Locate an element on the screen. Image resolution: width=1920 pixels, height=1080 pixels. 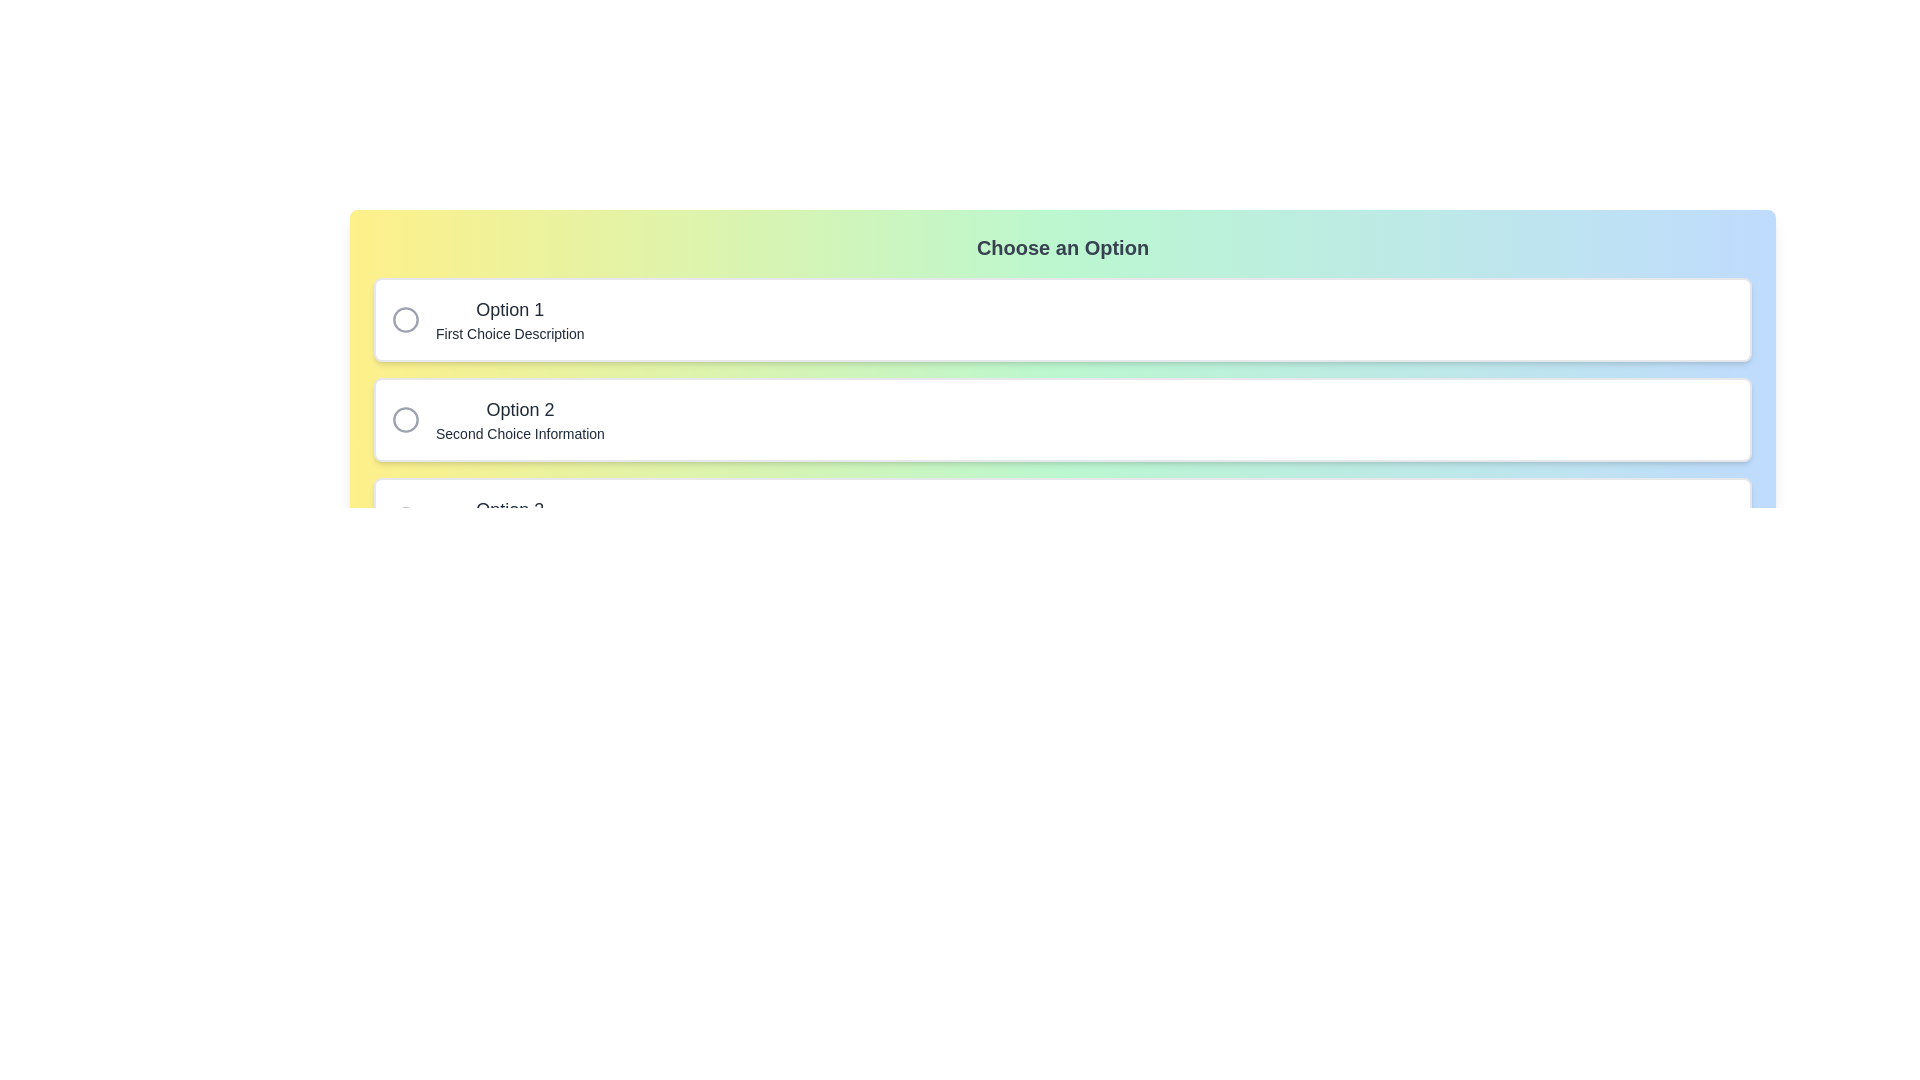
the text label that describes the first radio button option in the vertically stacked group is located at coordinates (510, 319).